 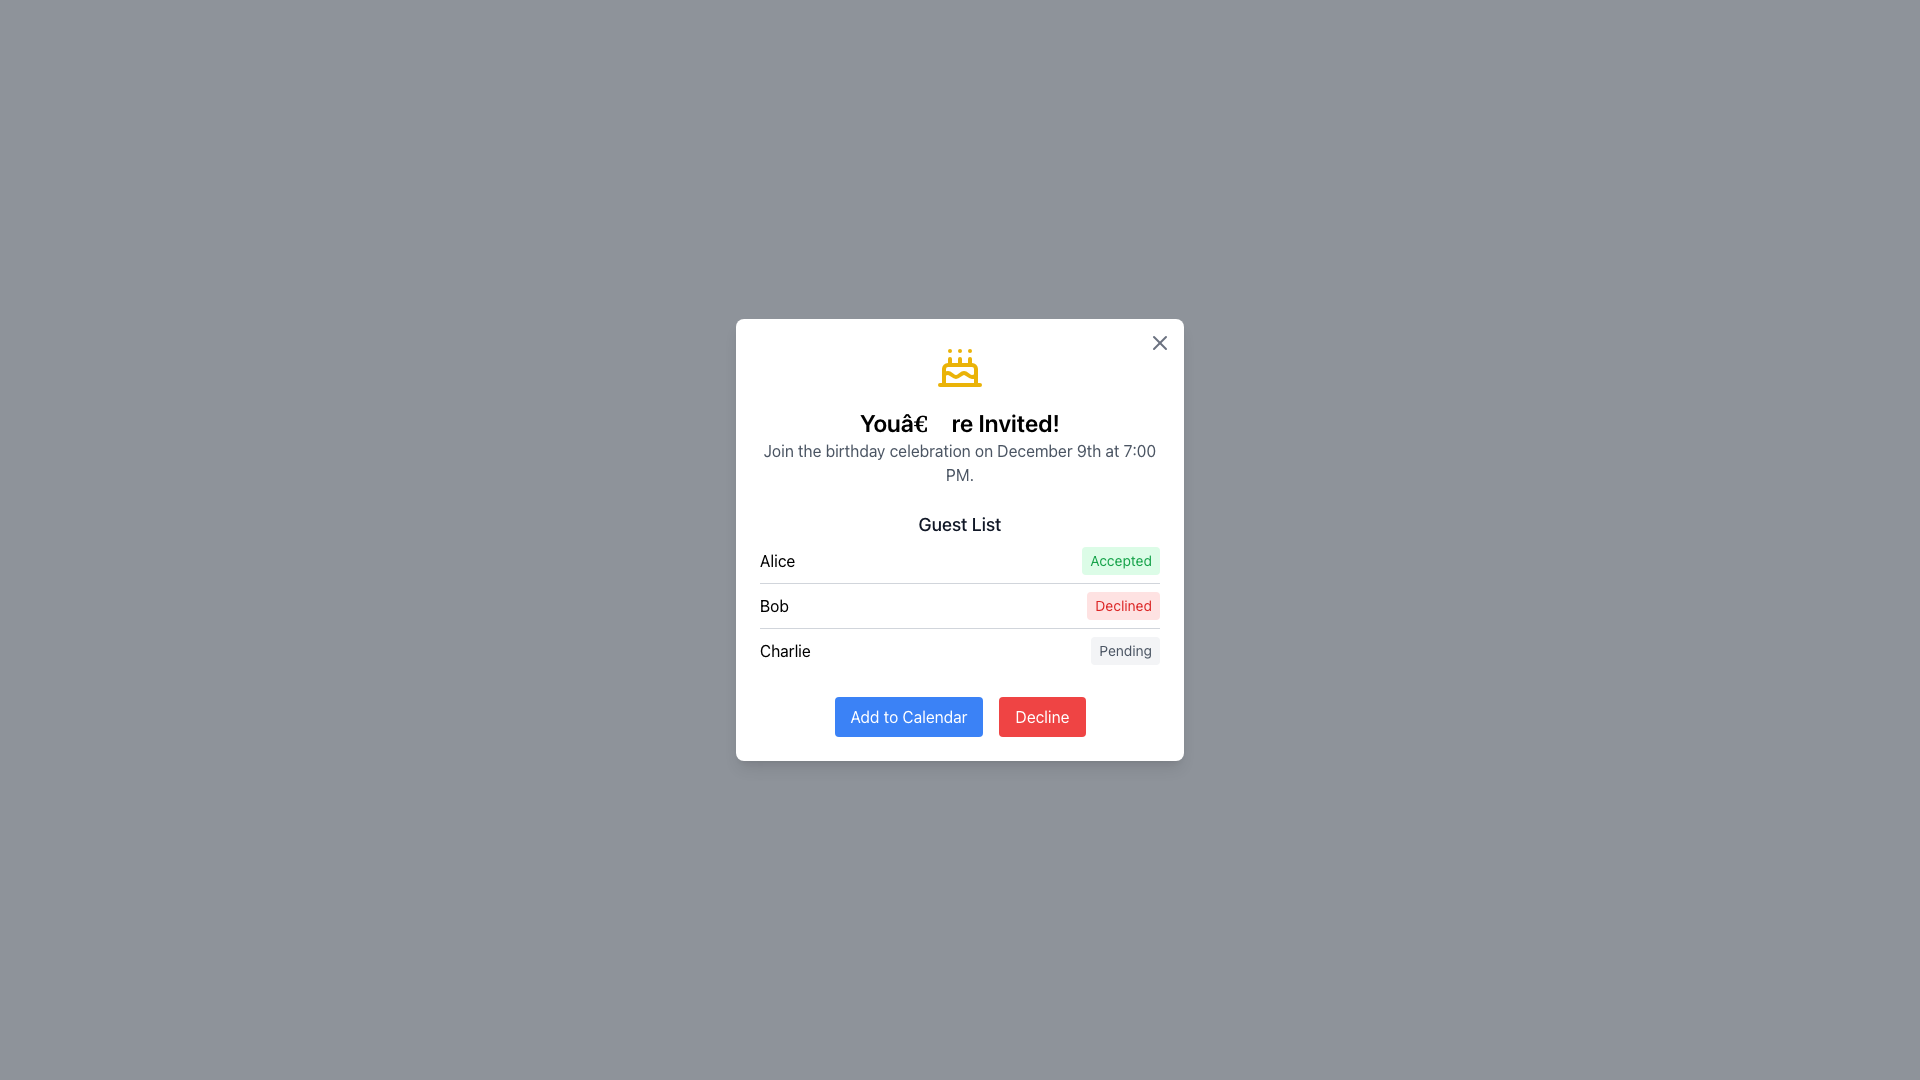 I want to click on the Text Label that serves as a header for the list of names and statuses, positioned at the top of the list section, so click(x=960, y=523).